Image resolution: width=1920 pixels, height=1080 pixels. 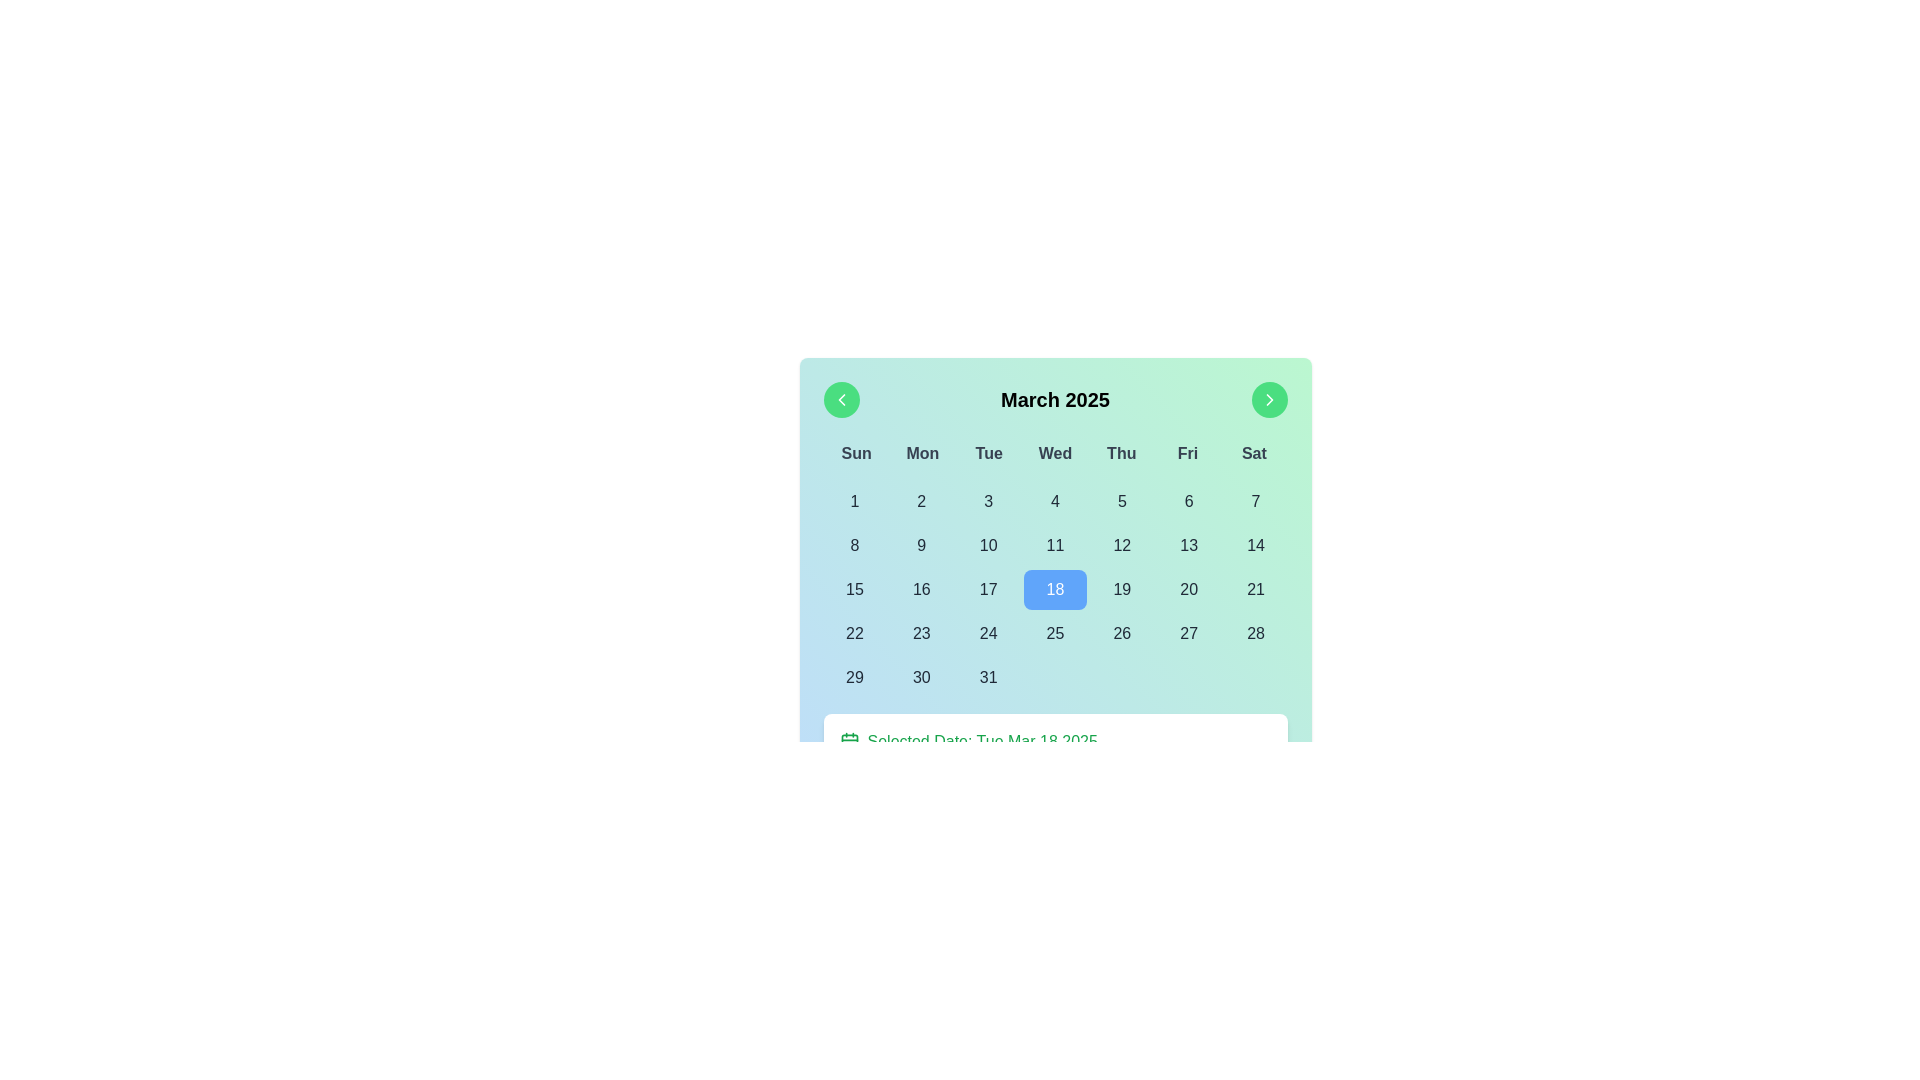 What do you see at coordinates (854, 677) in the screenshot?
I see `the button representing the 29th day of the calendar month` at bounding box center [854, 677].